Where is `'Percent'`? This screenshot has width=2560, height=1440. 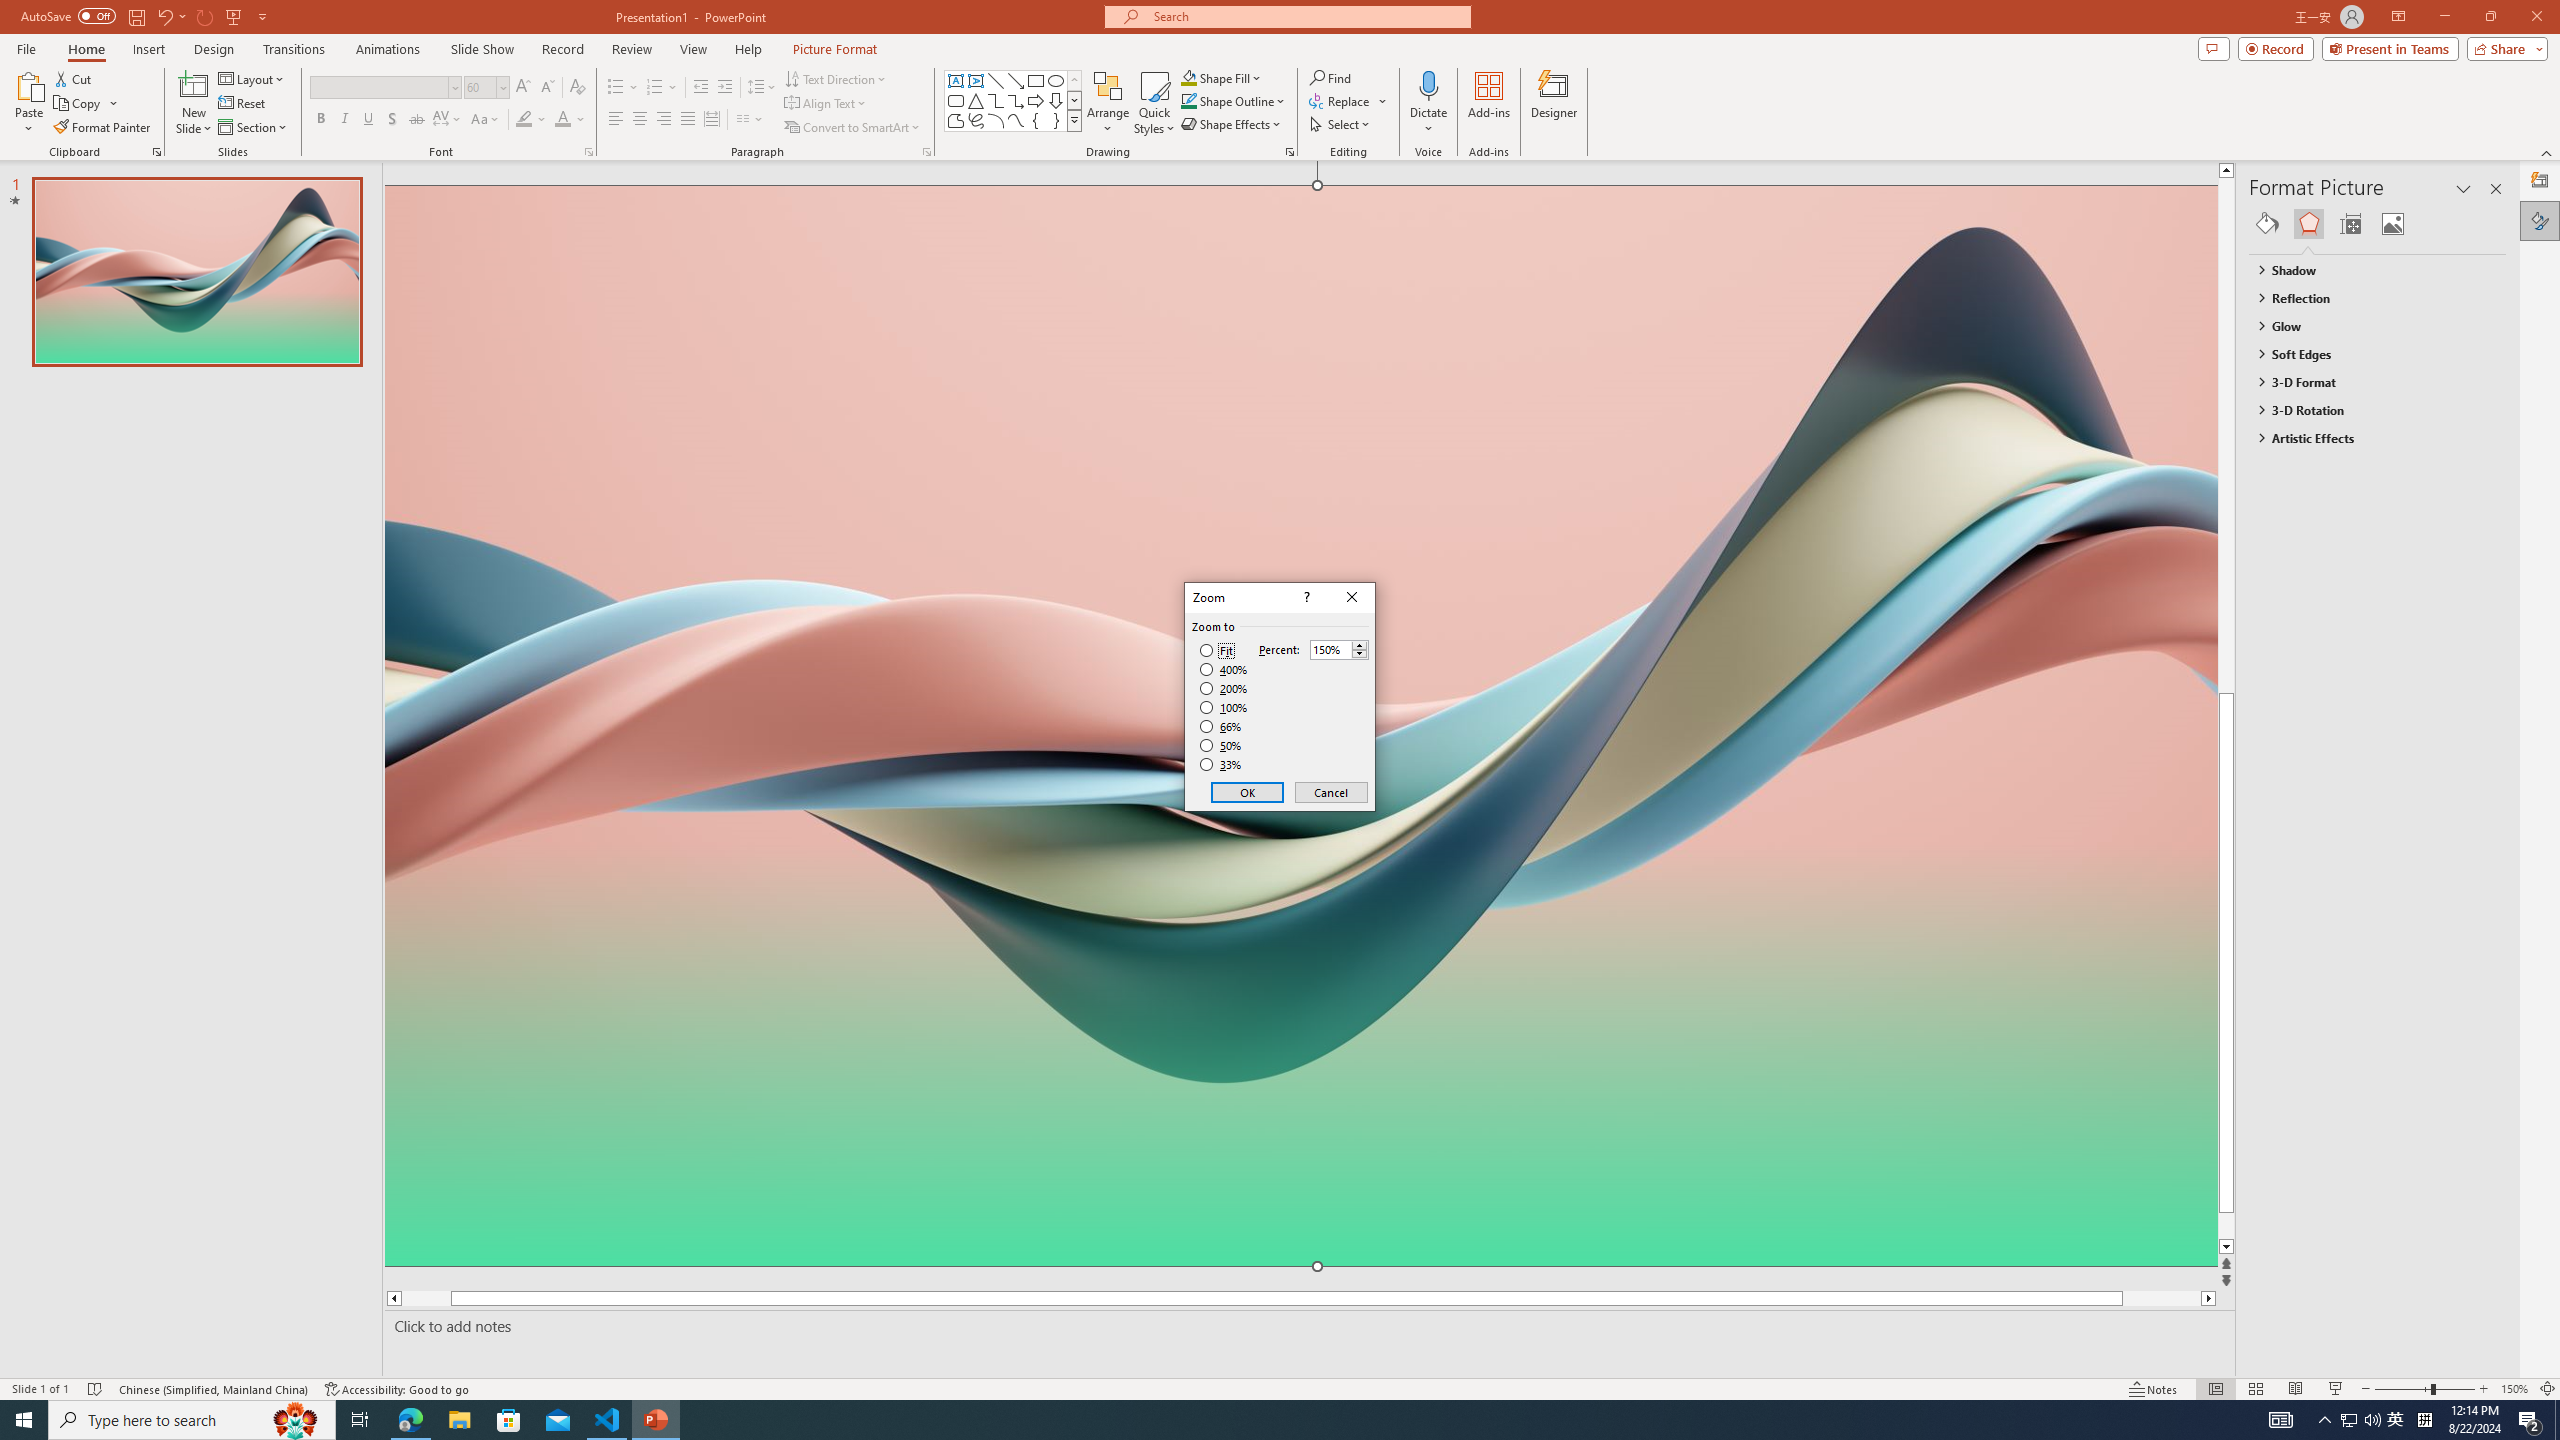
'Percent' is located at coordinates (1340, 648).